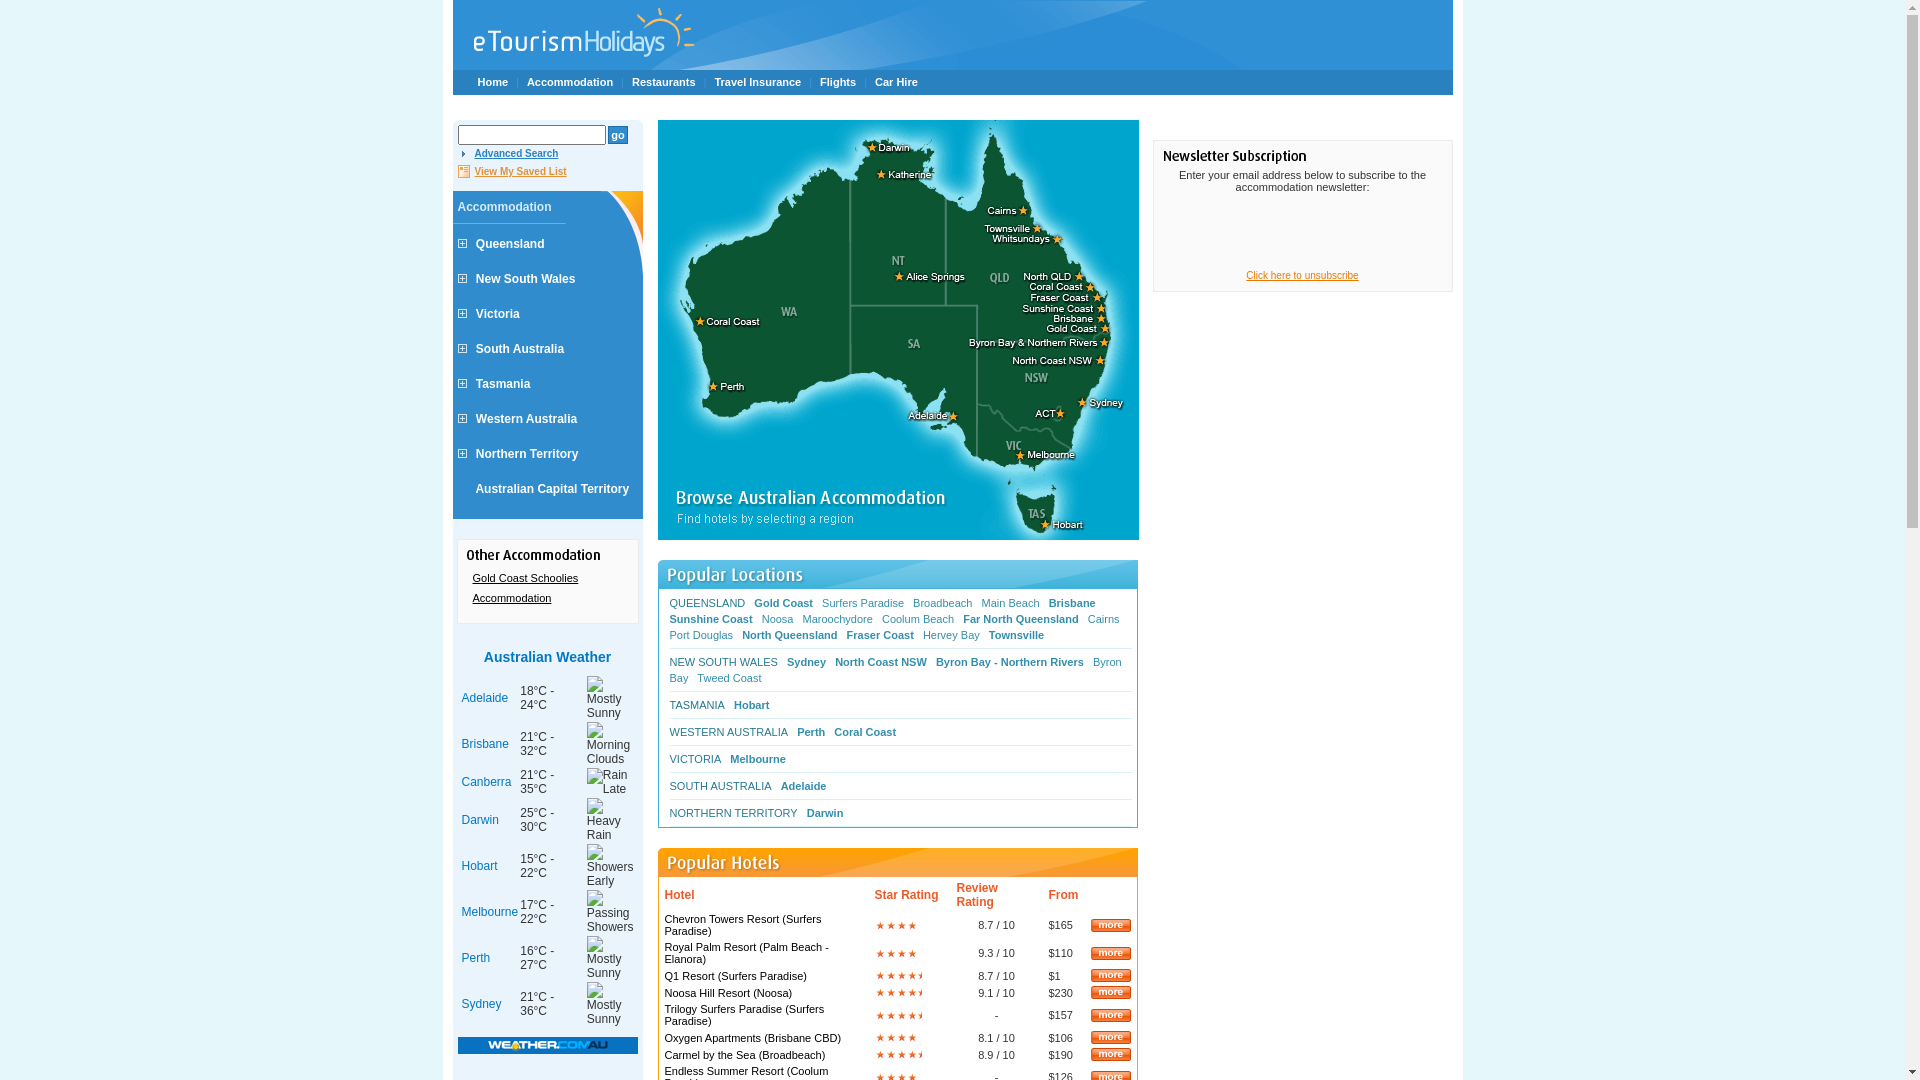 The image size is (1920, 1080). I want to click on 'Maroochydore', so click(840, 617).